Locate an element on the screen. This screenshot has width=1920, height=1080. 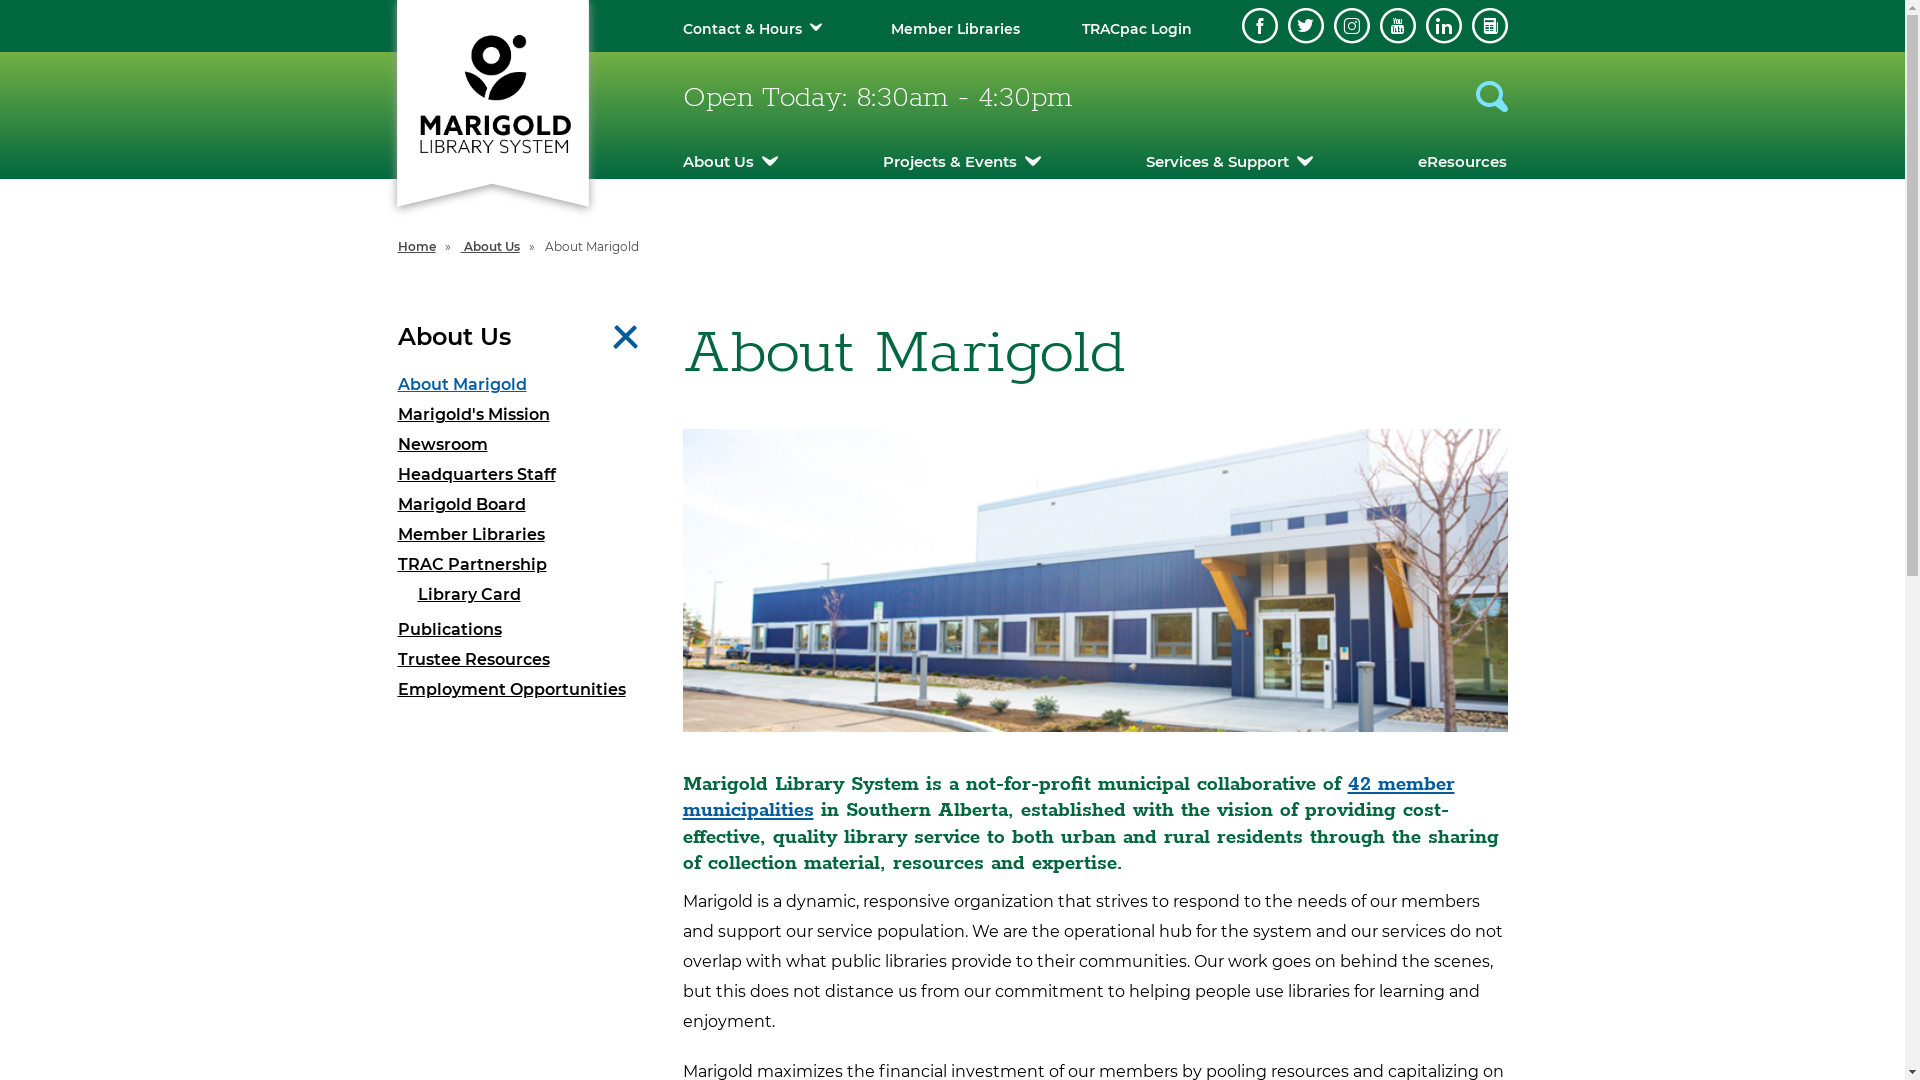
'Member Libraries' is located at coordinates (398, 534).